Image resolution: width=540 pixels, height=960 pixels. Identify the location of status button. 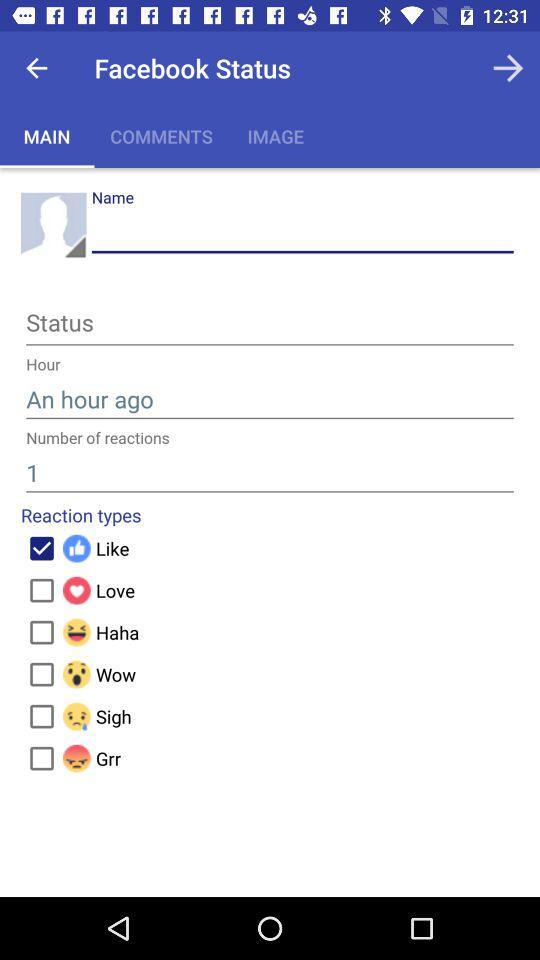
(270, 326).